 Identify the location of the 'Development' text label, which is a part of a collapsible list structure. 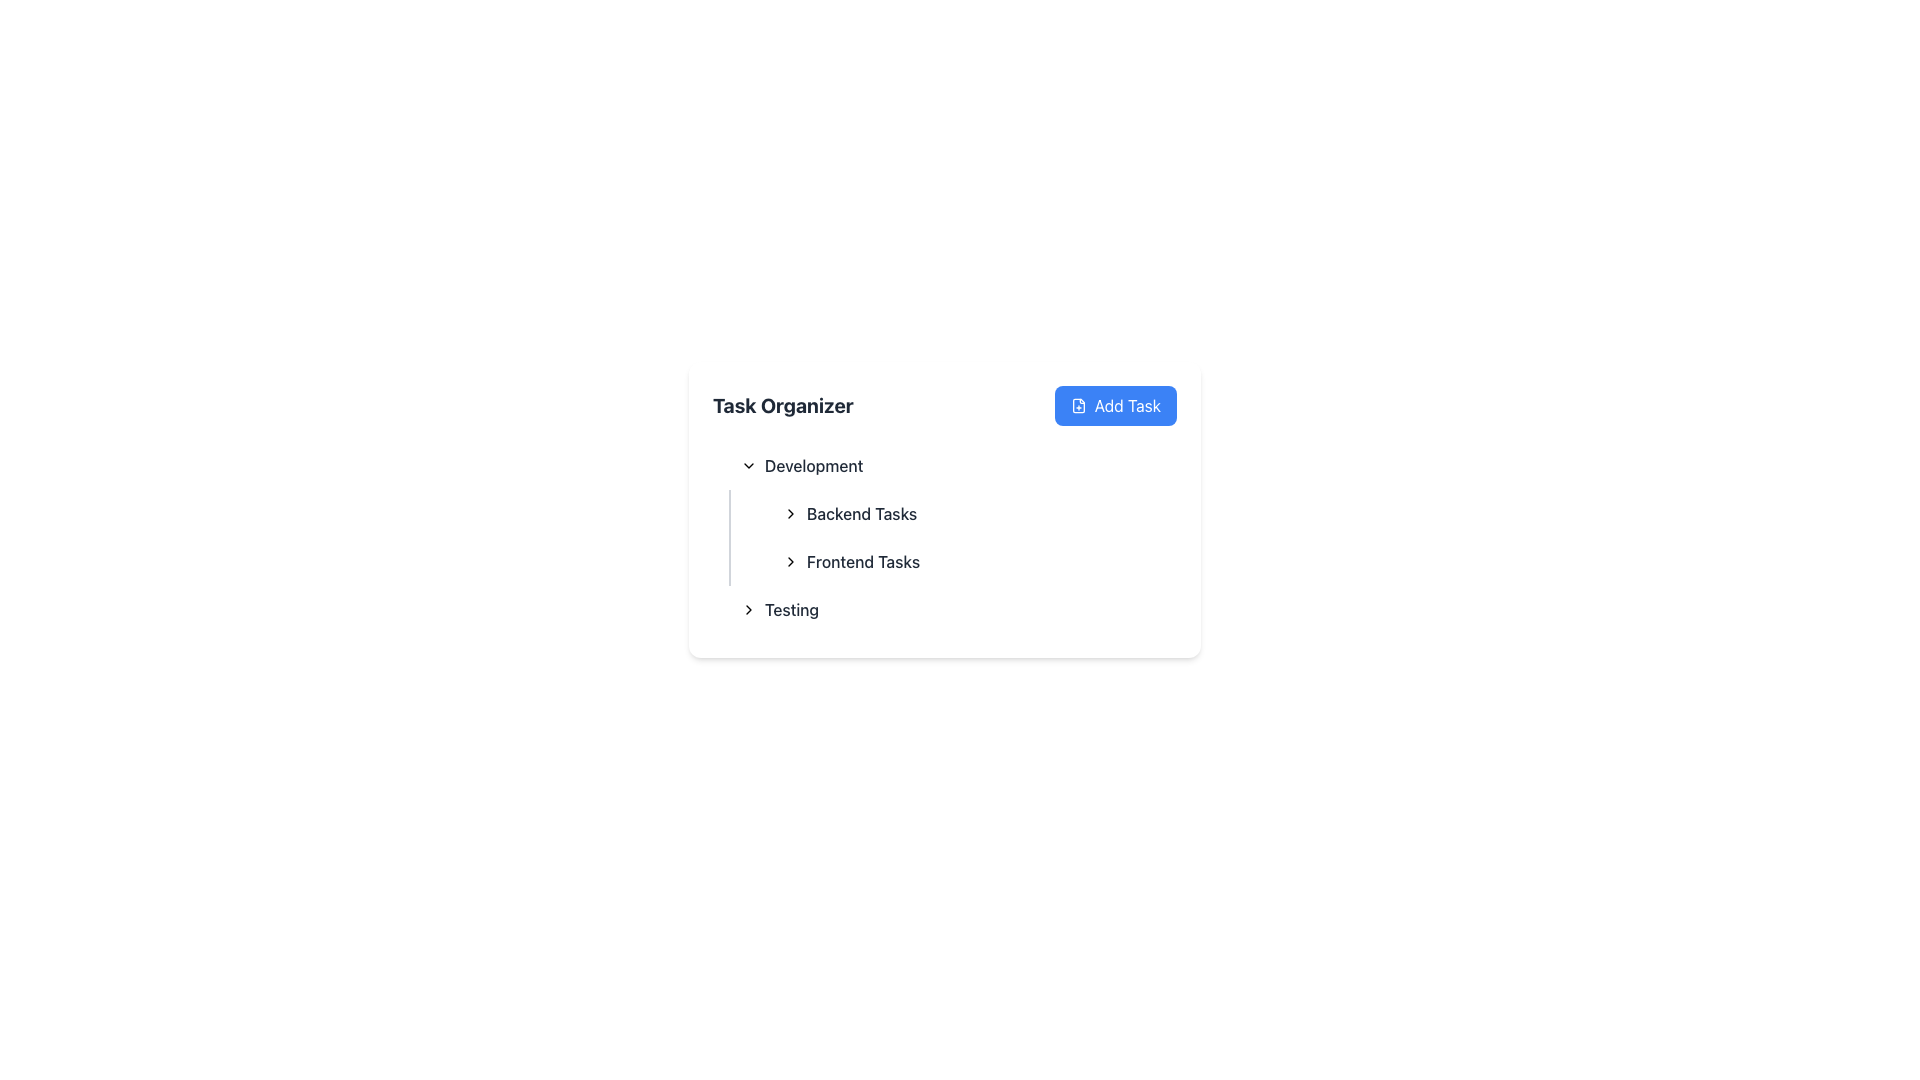
(814, 466).